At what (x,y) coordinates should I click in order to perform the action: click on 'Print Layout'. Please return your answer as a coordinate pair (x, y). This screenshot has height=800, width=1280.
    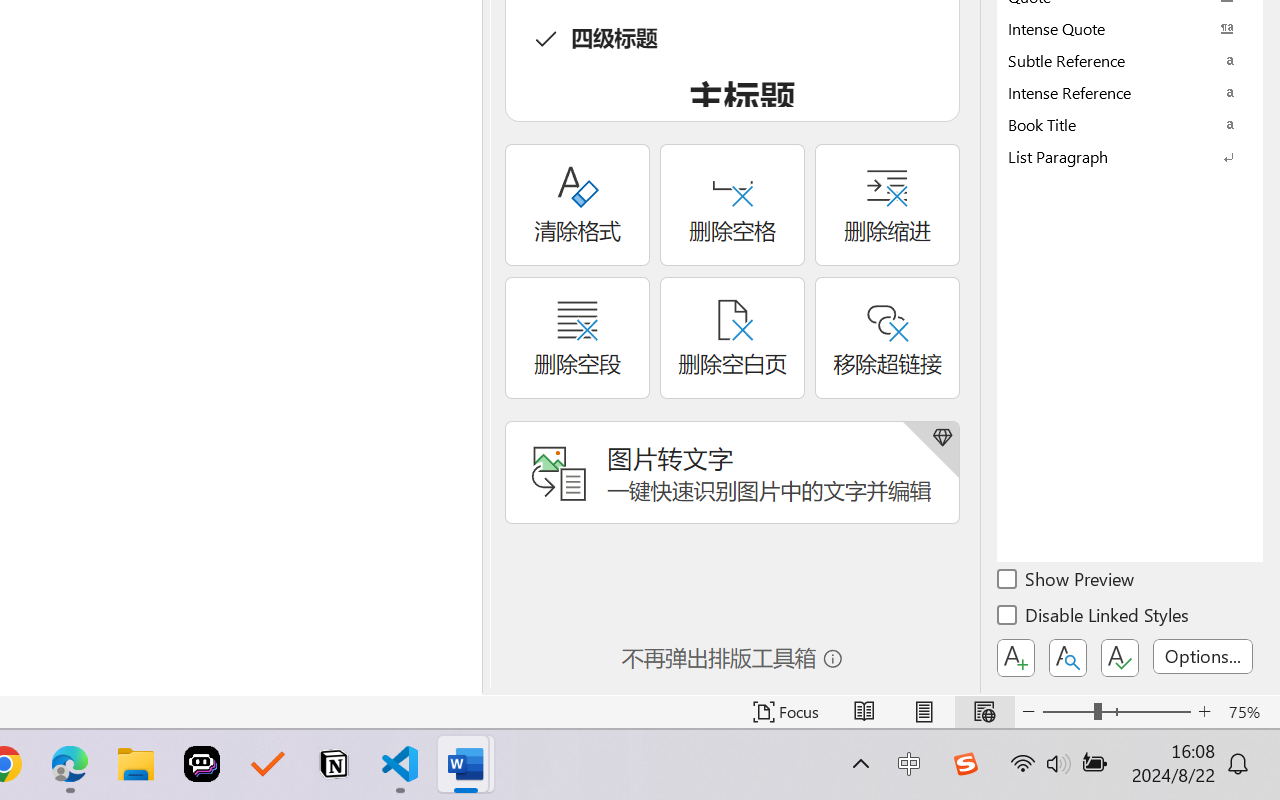
    Looking at the image, I should click on (923, 711).